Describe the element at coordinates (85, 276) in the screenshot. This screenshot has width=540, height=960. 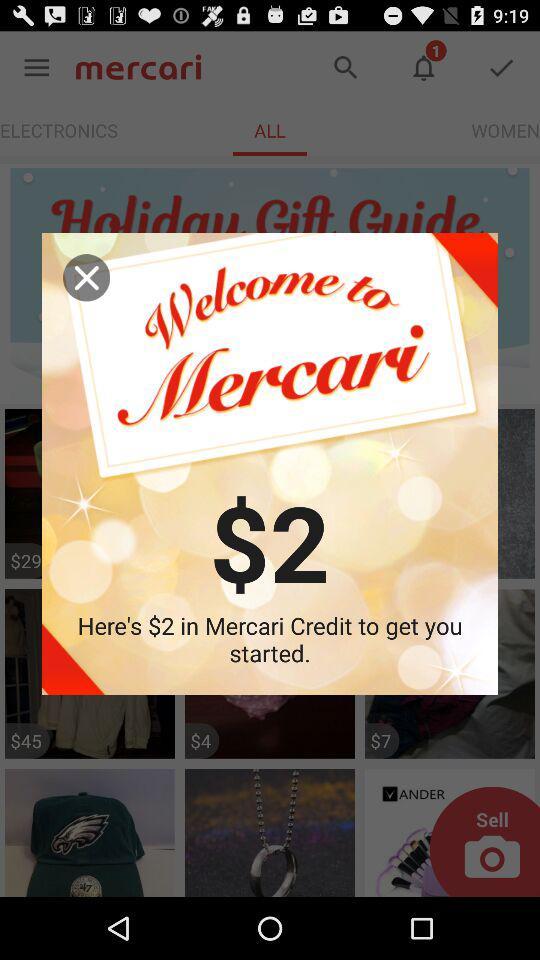
I see `close` at that location.